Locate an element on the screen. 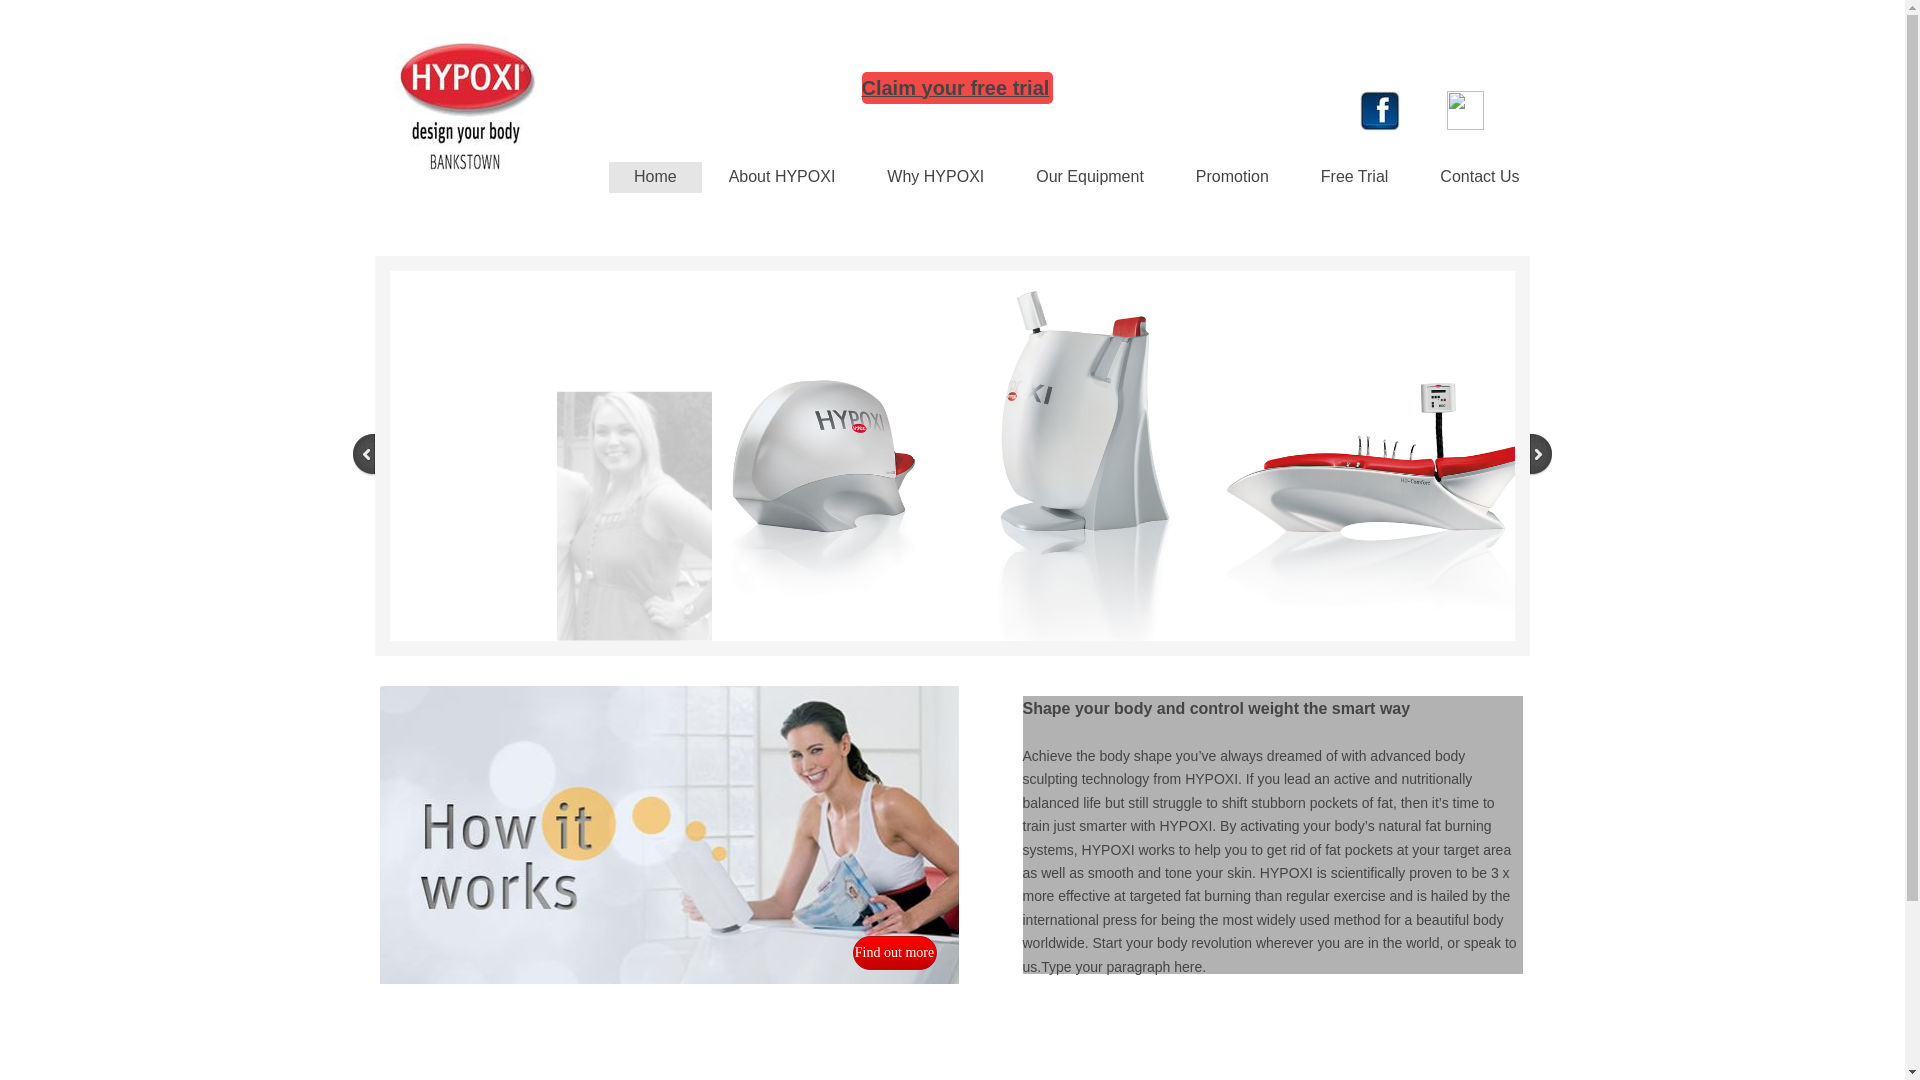 Image resolution: width=1920 pixels, height=1080 pixels. 'Free Trial' is located at coordinates (1354, 176).